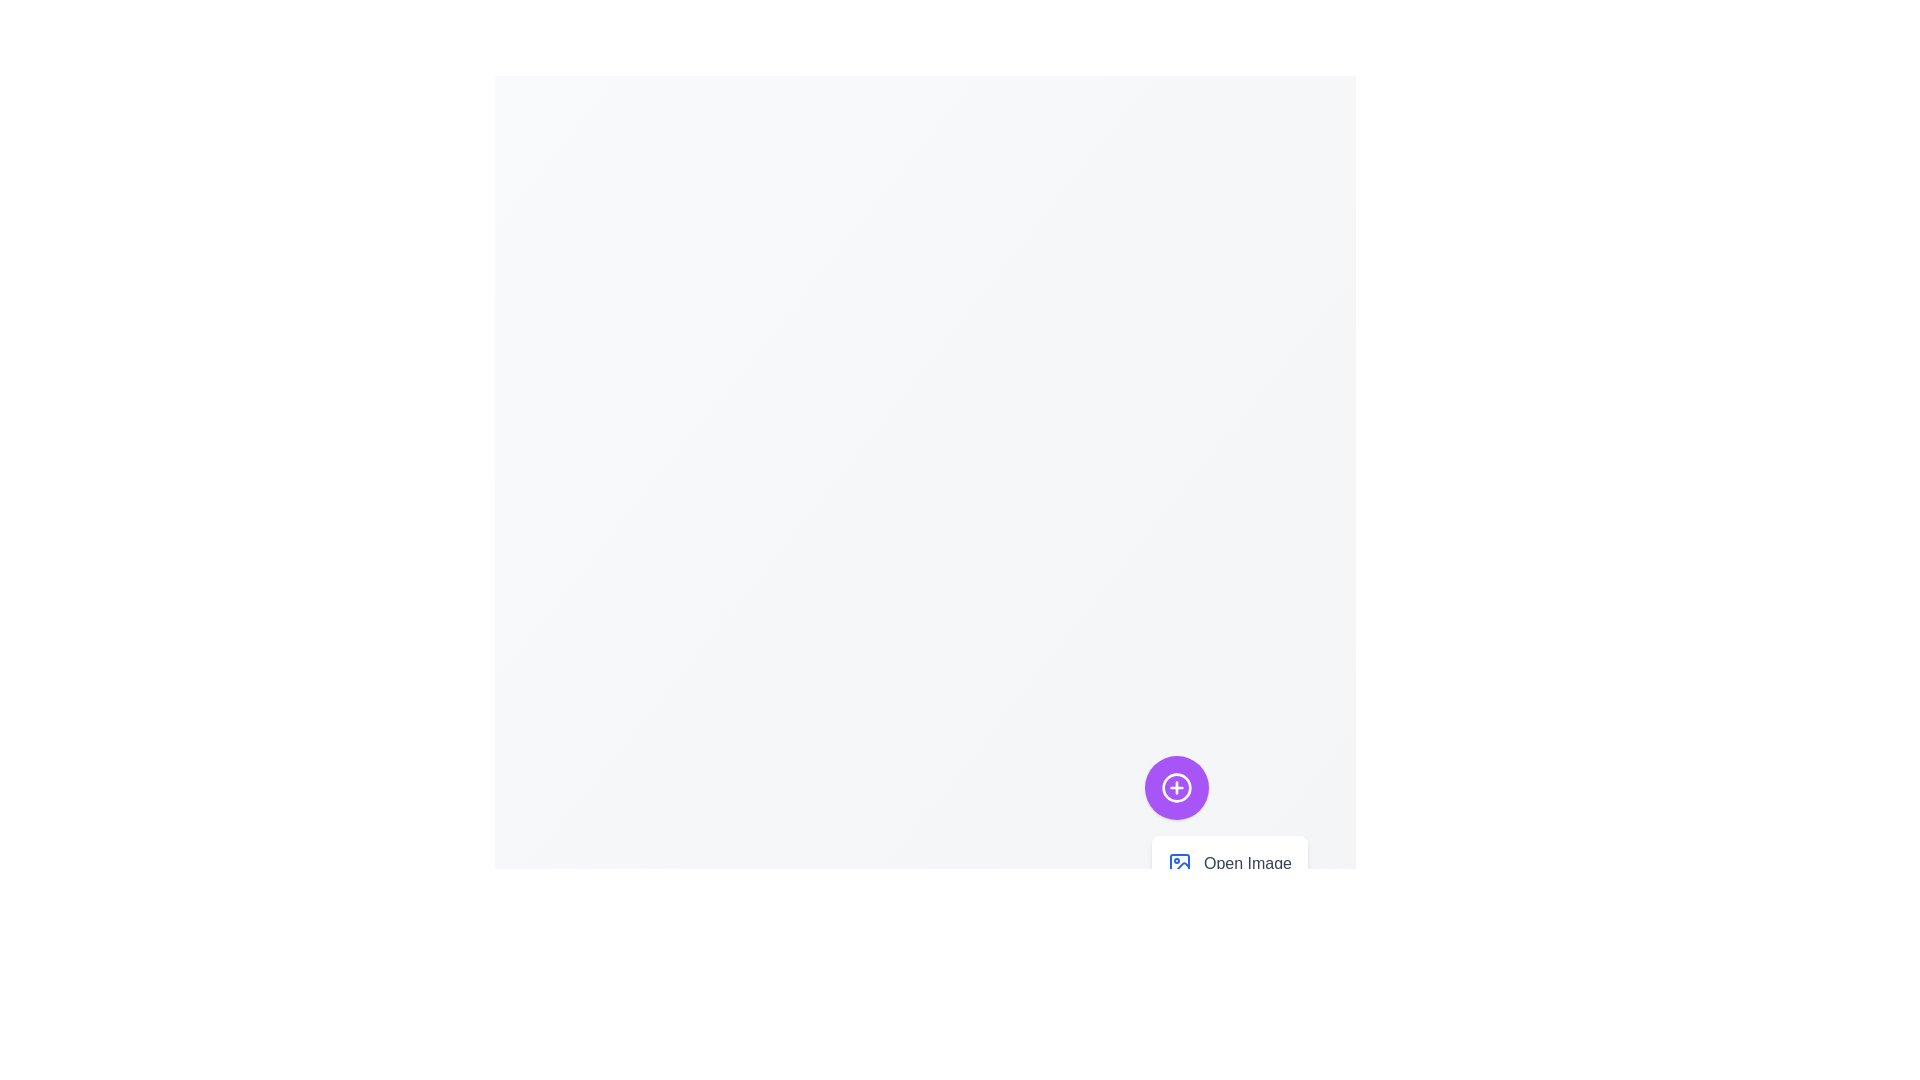 Image resolution: width=1920 pixels, height=1080 pixels. Describe the element at coordinates (1176, 786) in the screenshot. I see `the purple circular button to toggle the speed dial menu` at that location.